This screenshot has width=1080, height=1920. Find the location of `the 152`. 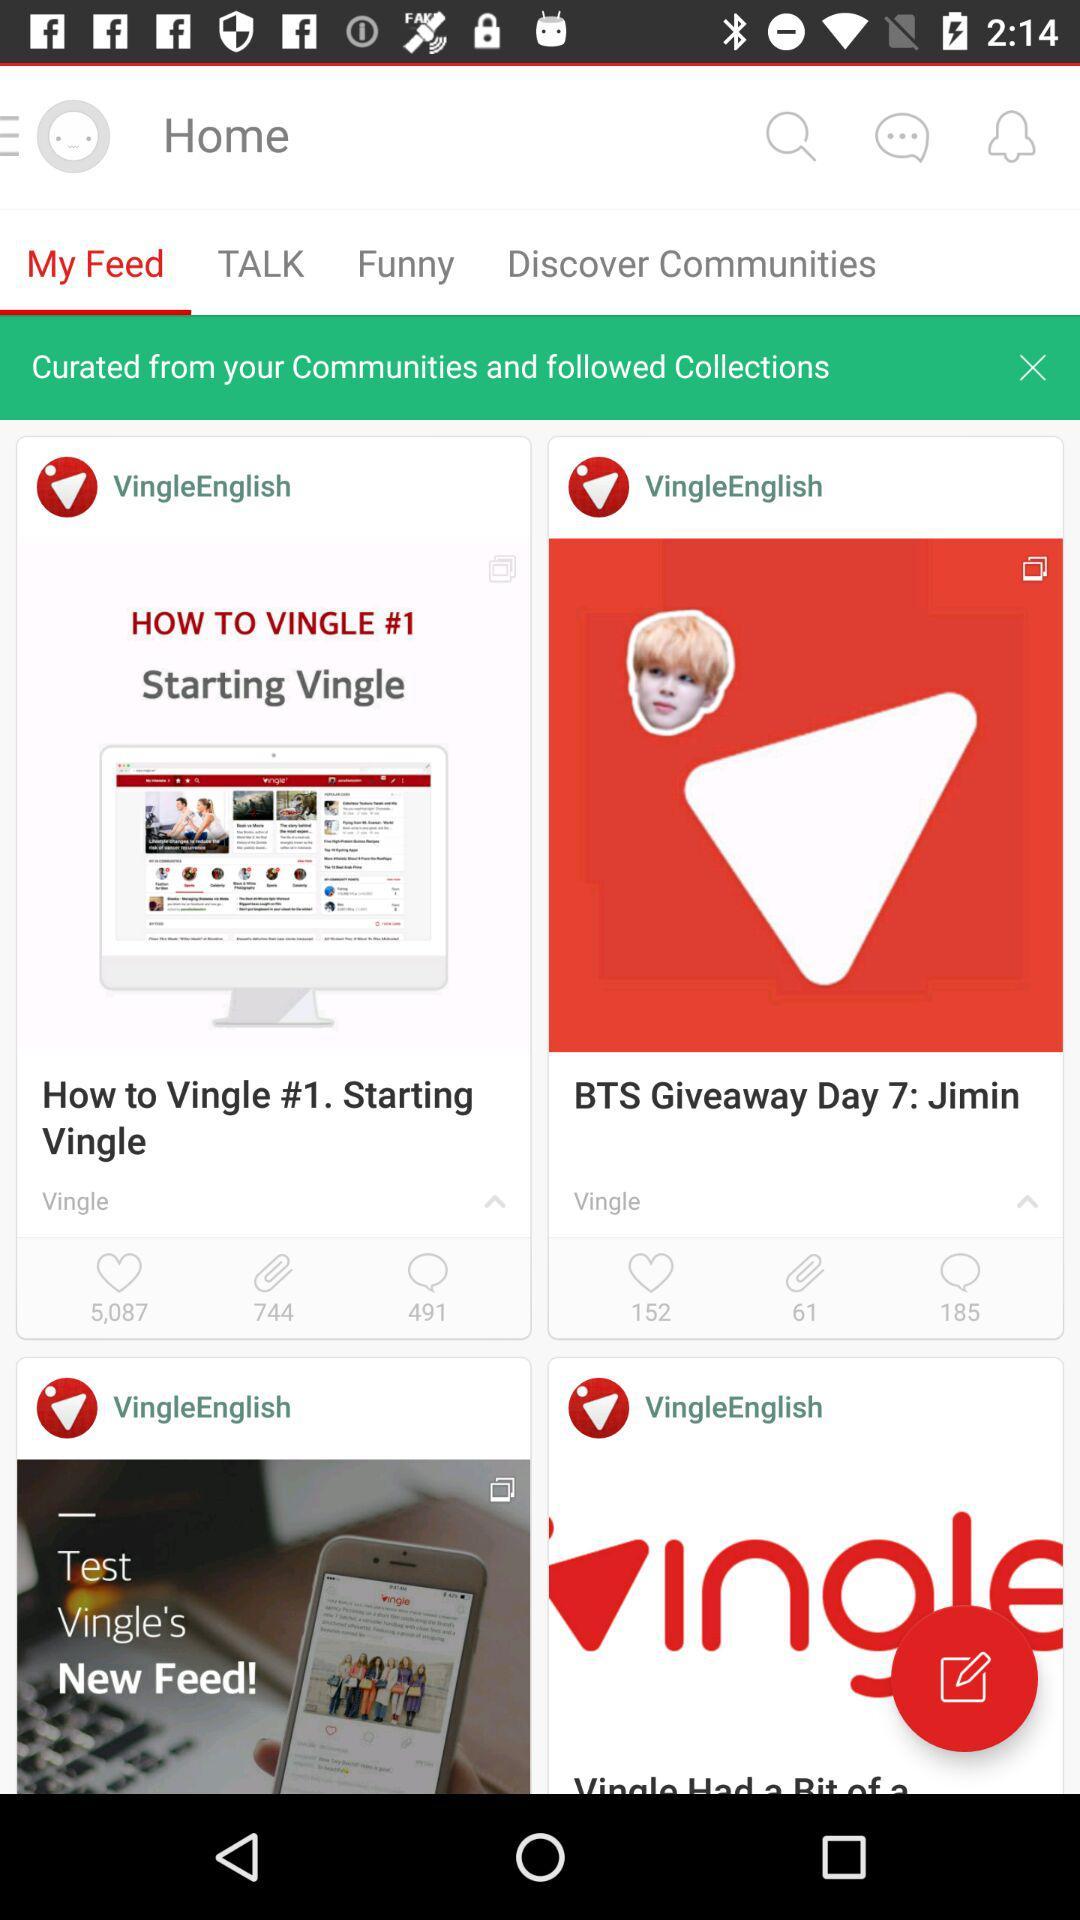

the 152 is located at coordinates (651, 1290).